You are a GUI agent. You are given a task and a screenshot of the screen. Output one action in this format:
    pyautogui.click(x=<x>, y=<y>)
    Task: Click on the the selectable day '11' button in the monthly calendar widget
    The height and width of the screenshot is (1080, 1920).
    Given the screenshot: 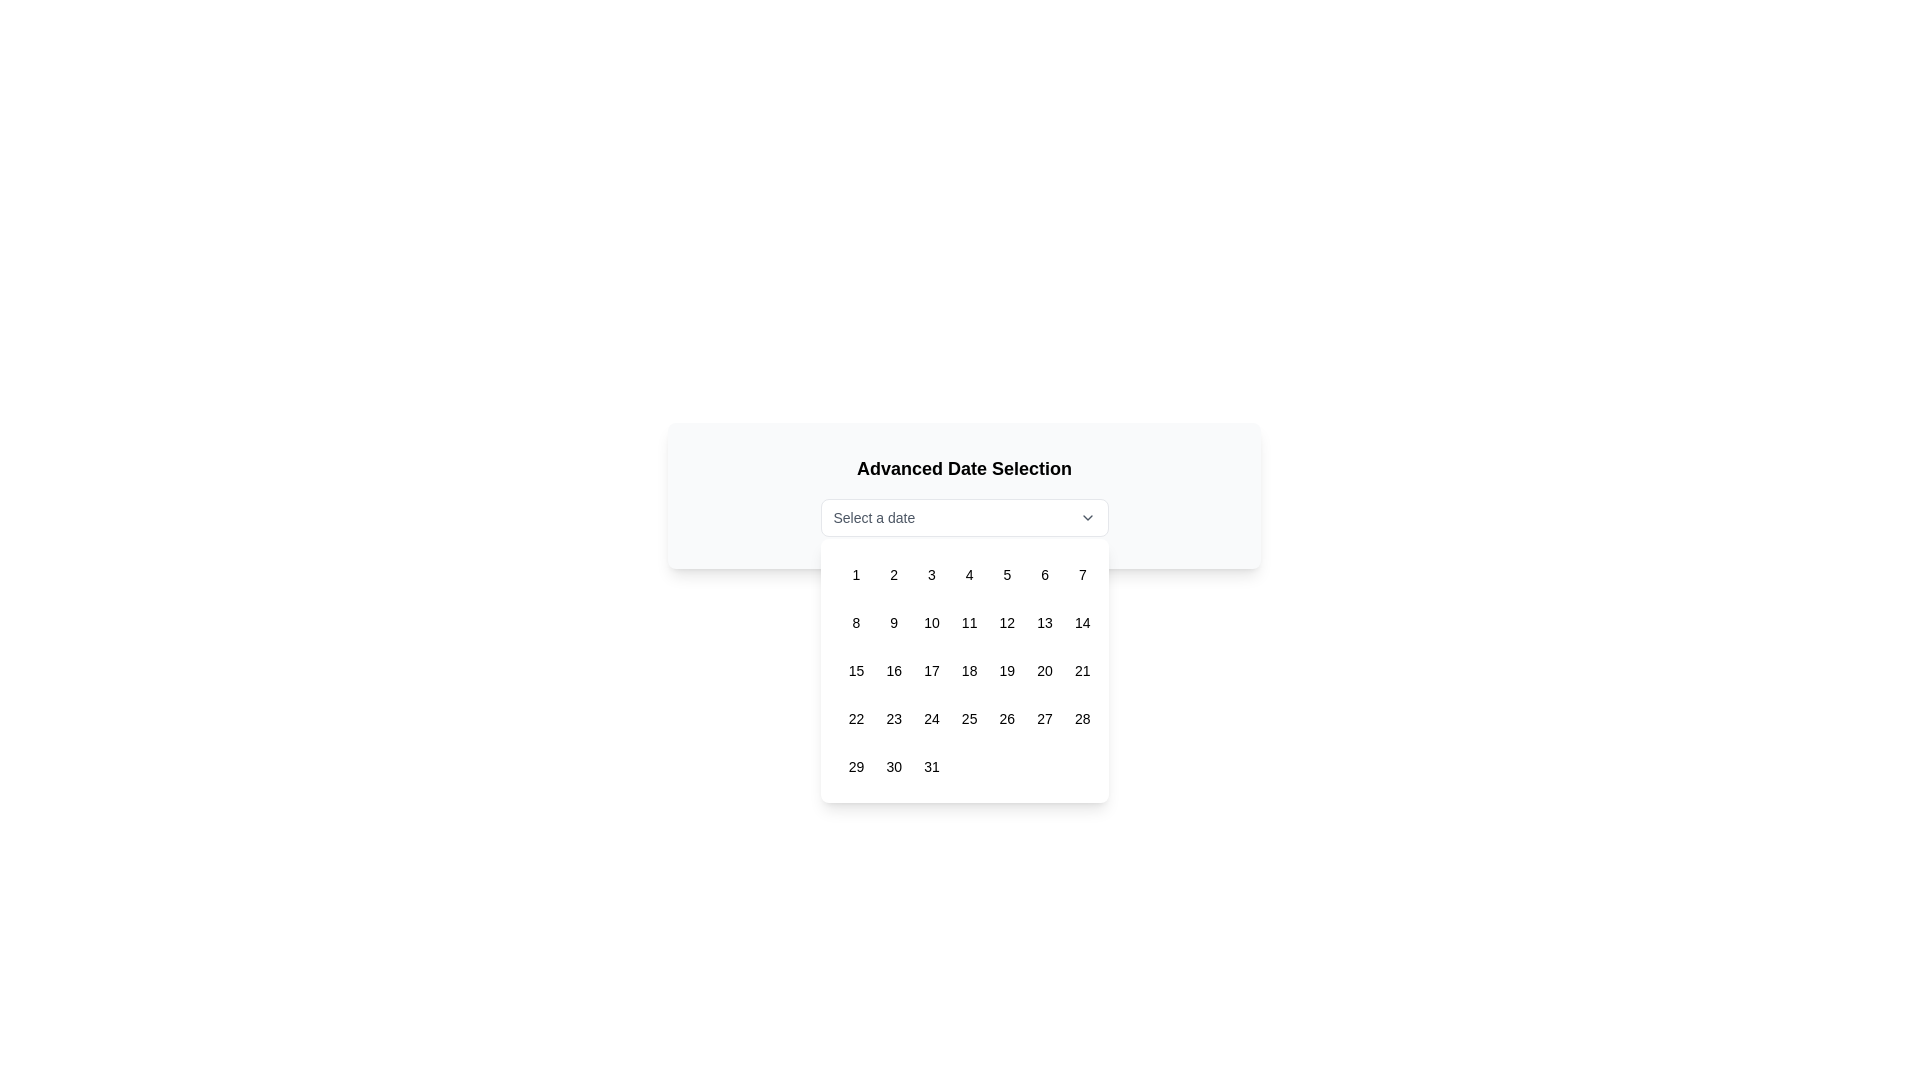 What is the action you would take?
    pyautogui.click(x=969, y=622)
    